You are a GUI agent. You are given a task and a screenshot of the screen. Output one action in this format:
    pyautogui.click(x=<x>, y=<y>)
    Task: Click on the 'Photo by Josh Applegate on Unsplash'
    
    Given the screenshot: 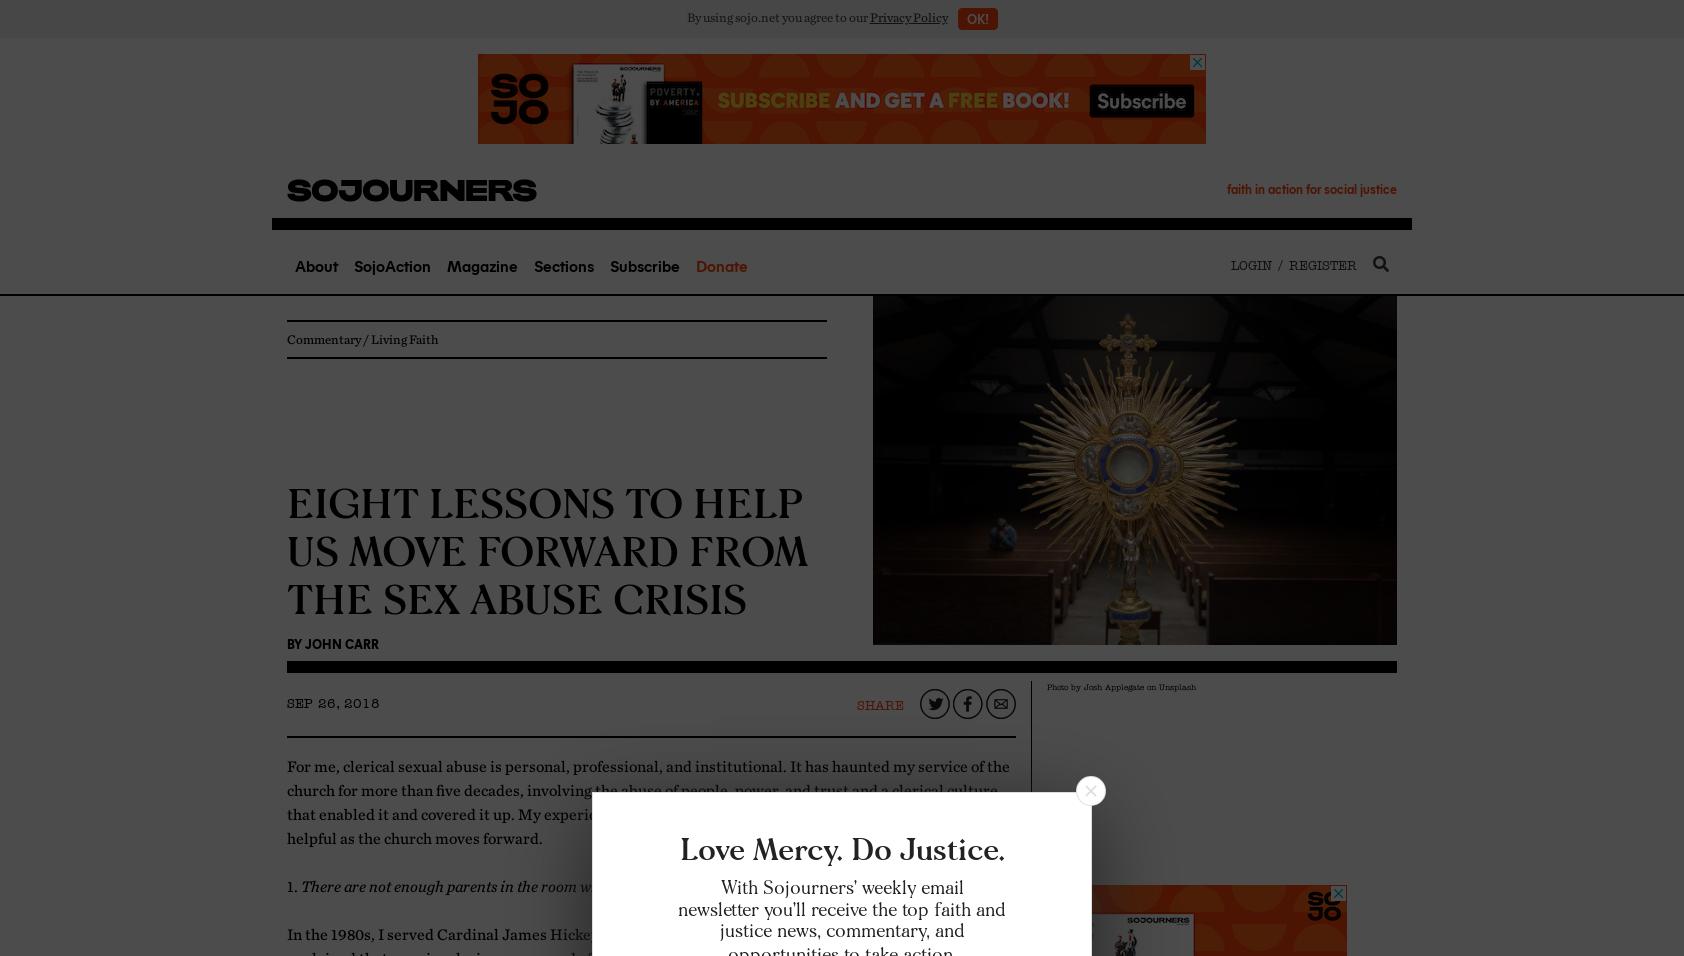 What is the action you would take?
    pyautogui.click(x=1121, y=686)
    